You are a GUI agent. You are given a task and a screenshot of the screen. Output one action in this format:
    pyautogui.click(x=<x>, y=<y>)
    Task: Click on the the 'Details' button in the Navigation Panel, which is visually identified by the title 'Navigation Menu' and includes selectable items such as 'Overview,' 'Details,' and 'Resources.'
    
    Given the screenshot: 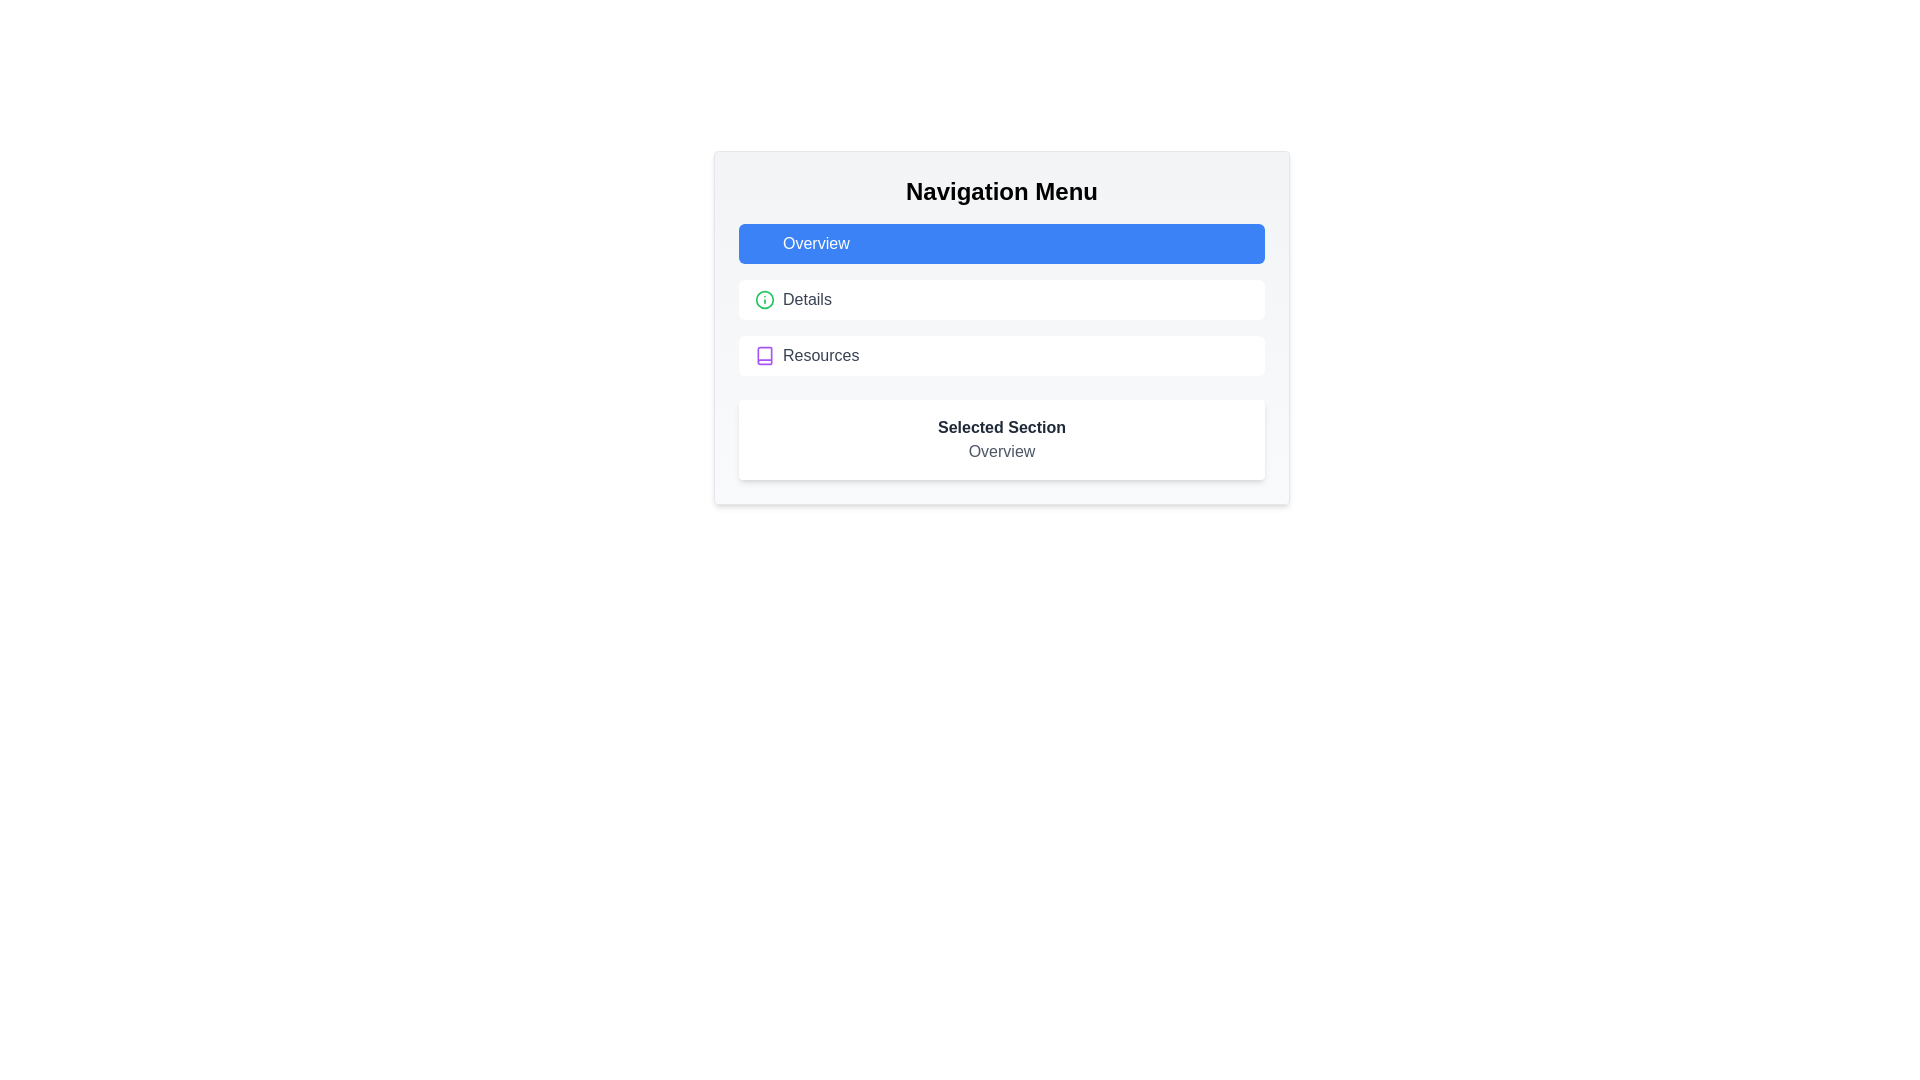 What is the action you would take?
    pyautogui.click(x=1002, y=326)
    